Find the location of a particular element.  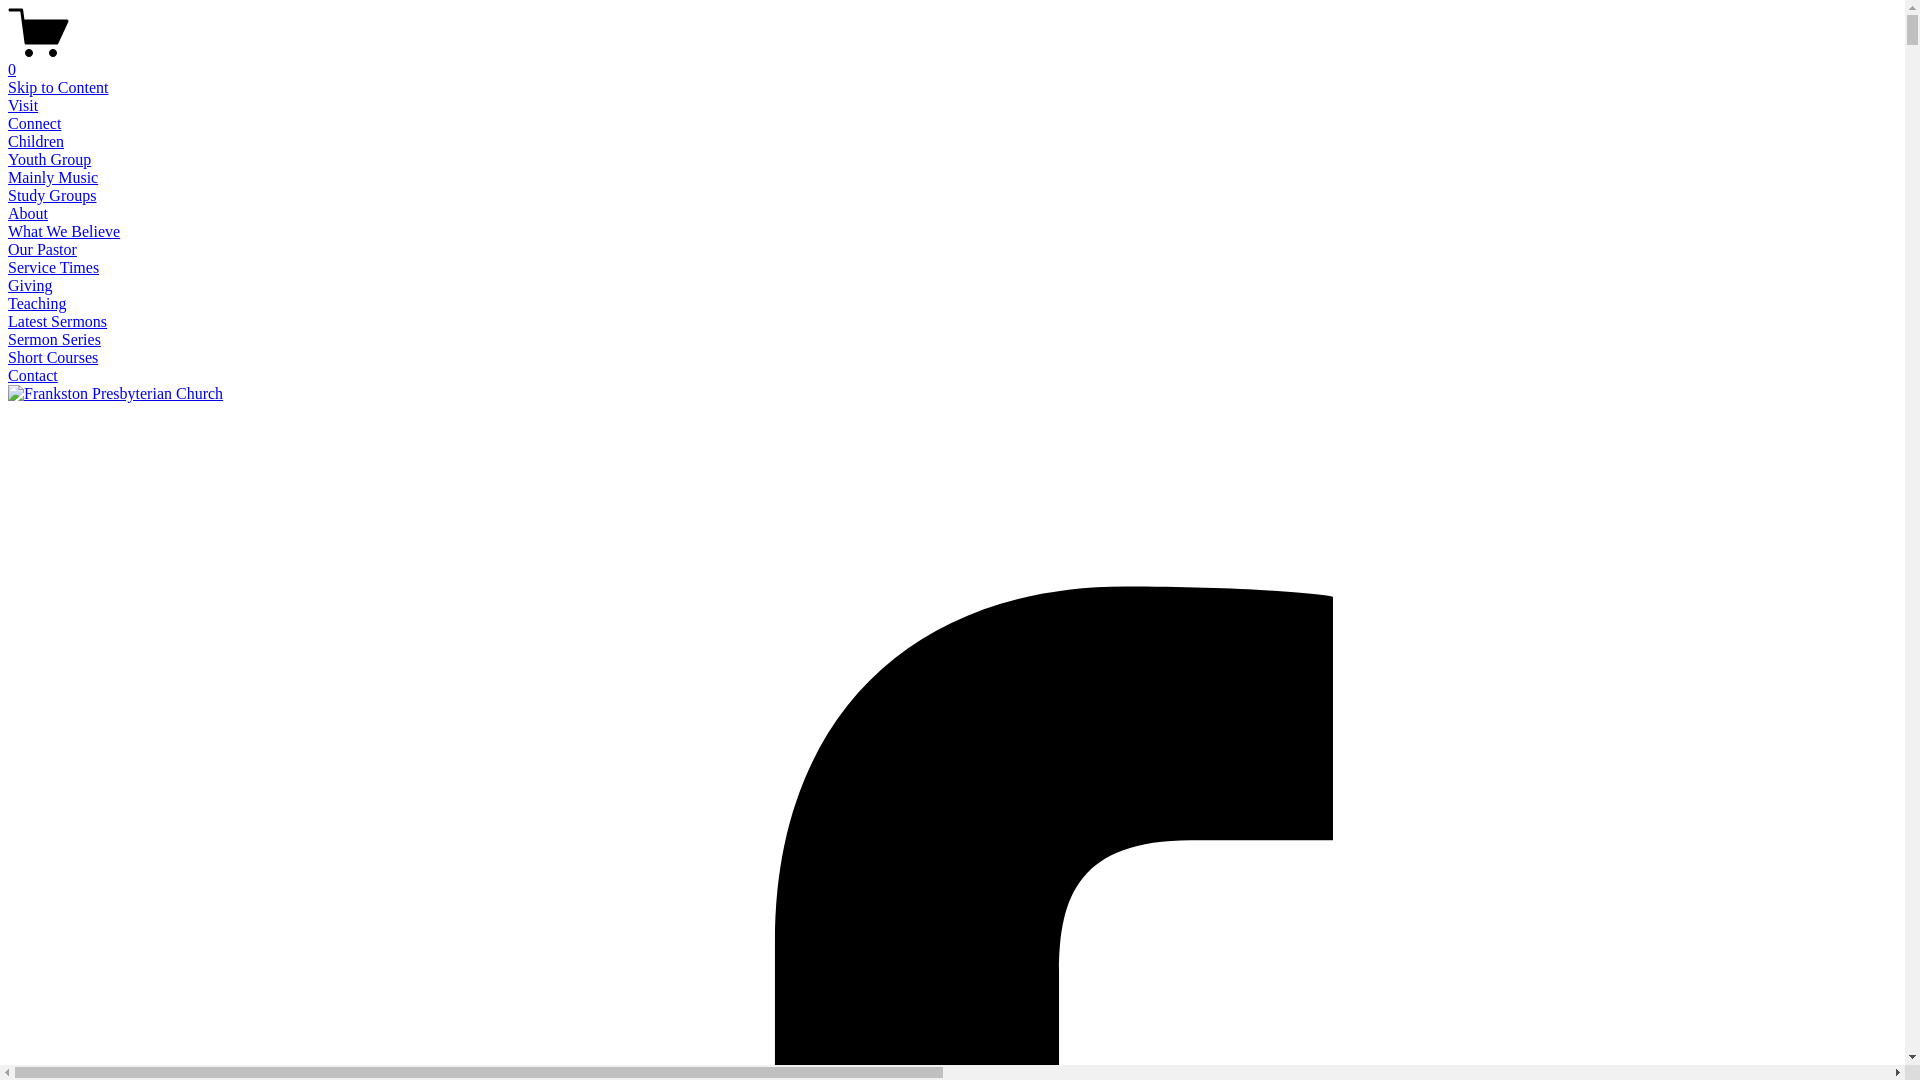

'Sermon Series' is located at coordinates (54, 338).